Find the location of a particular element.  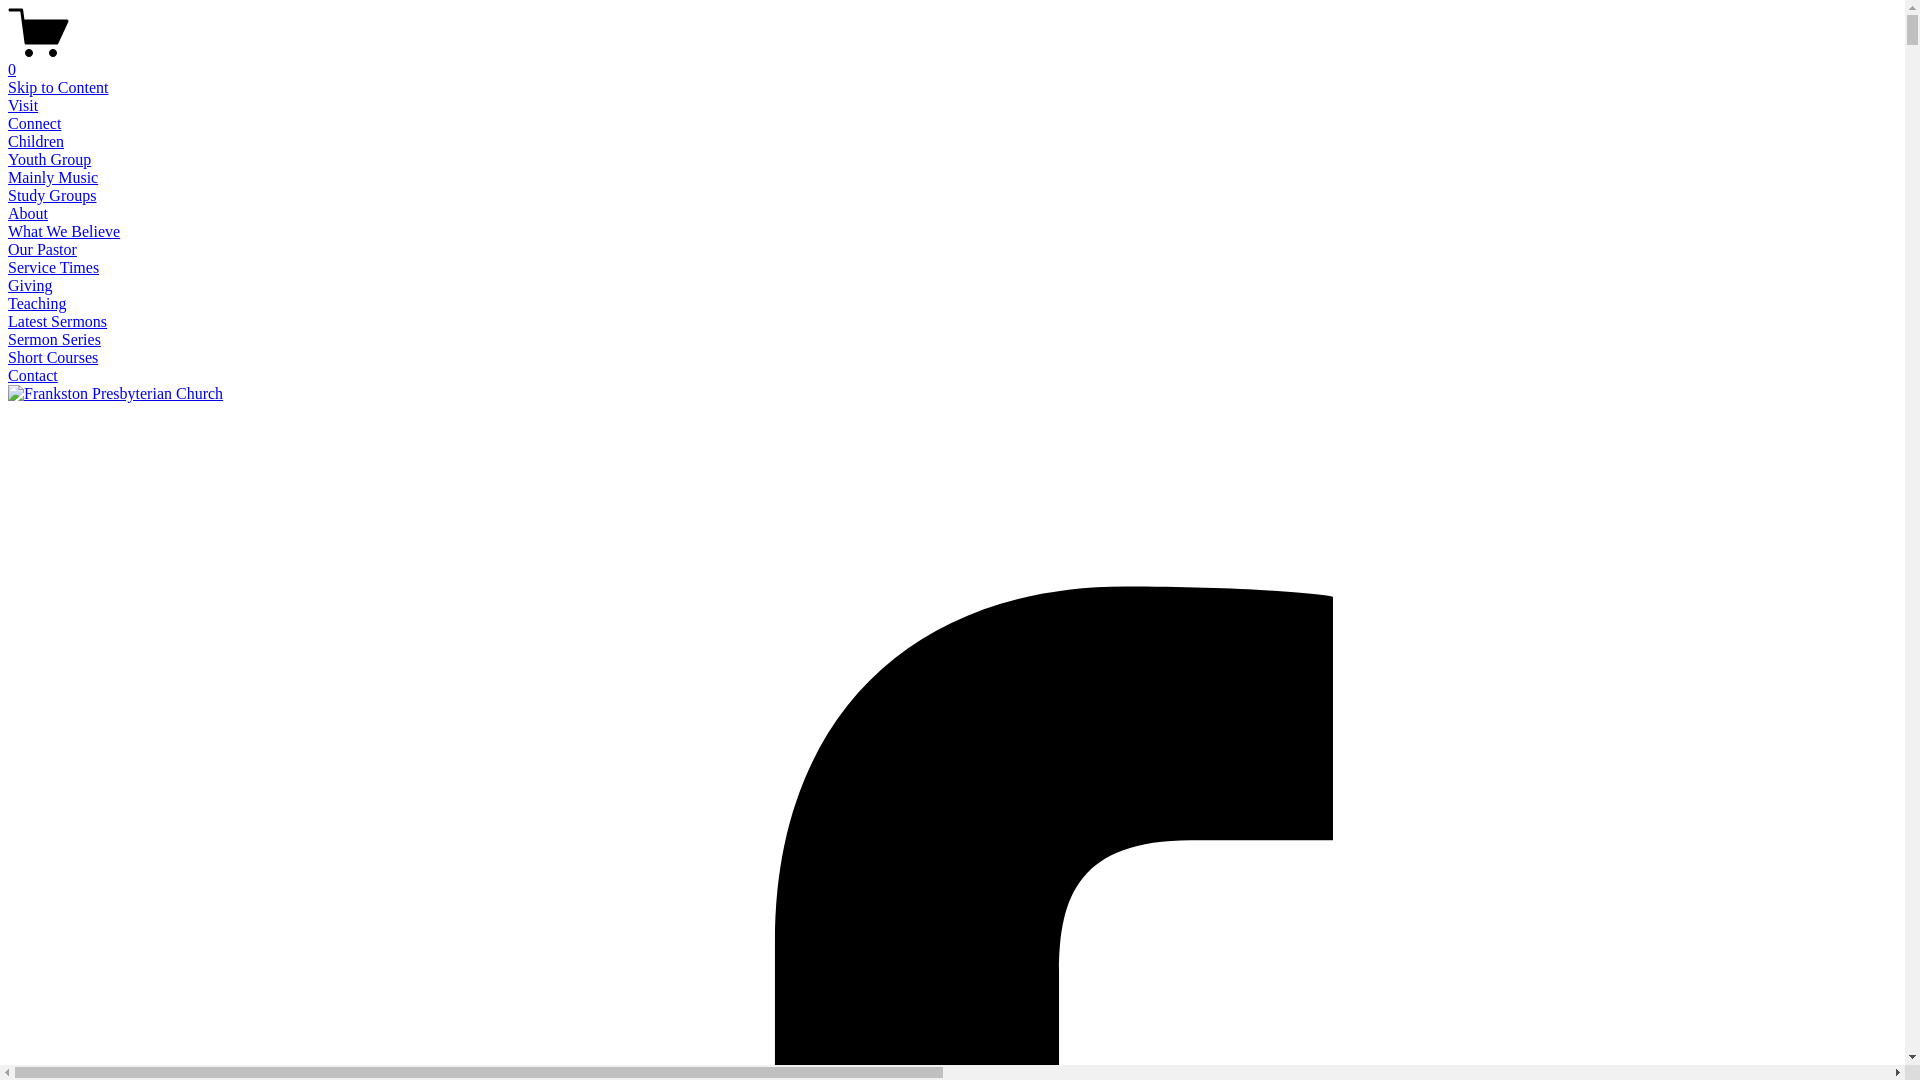

'Sermon Series' is located at coordinates (54, 338).